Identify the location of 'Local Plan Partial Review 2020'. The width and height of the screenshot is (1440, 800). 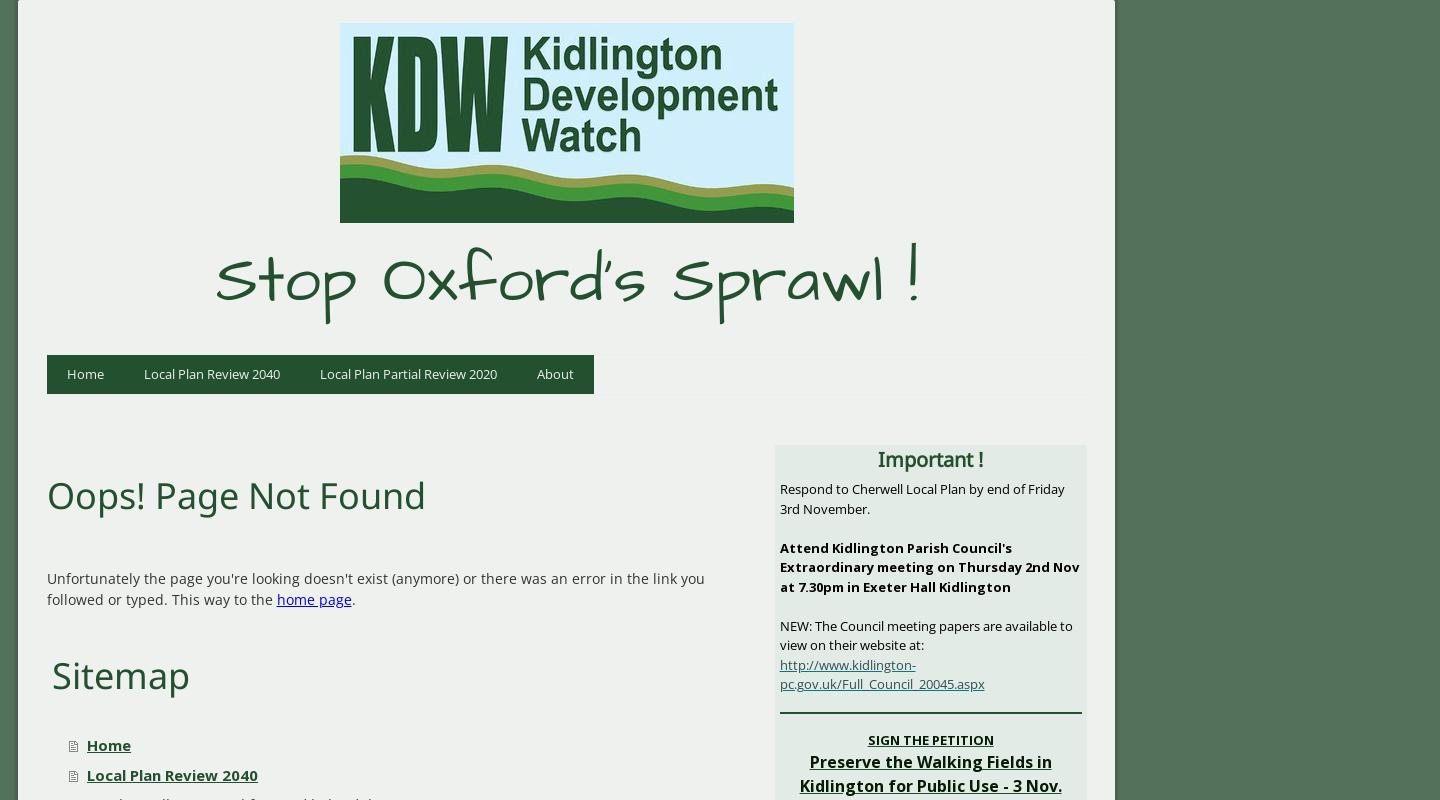
(406, 371).